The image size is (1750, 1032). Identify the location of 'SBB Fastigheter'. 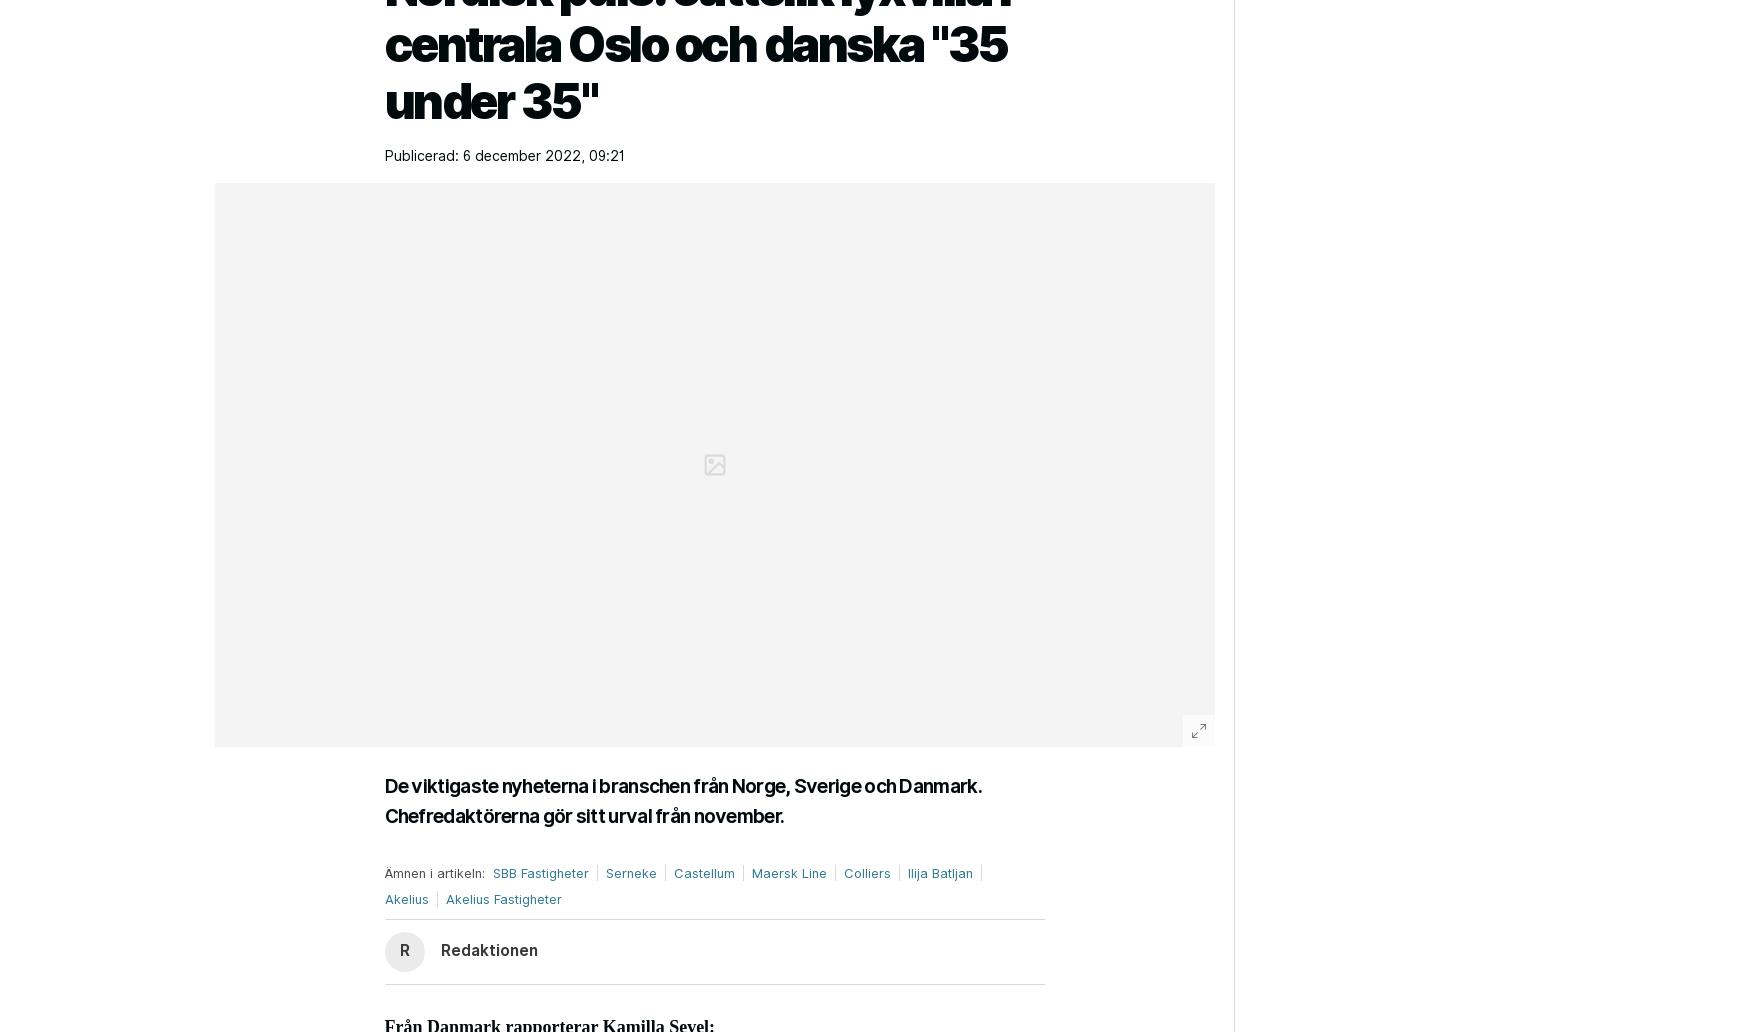
(539, 872).